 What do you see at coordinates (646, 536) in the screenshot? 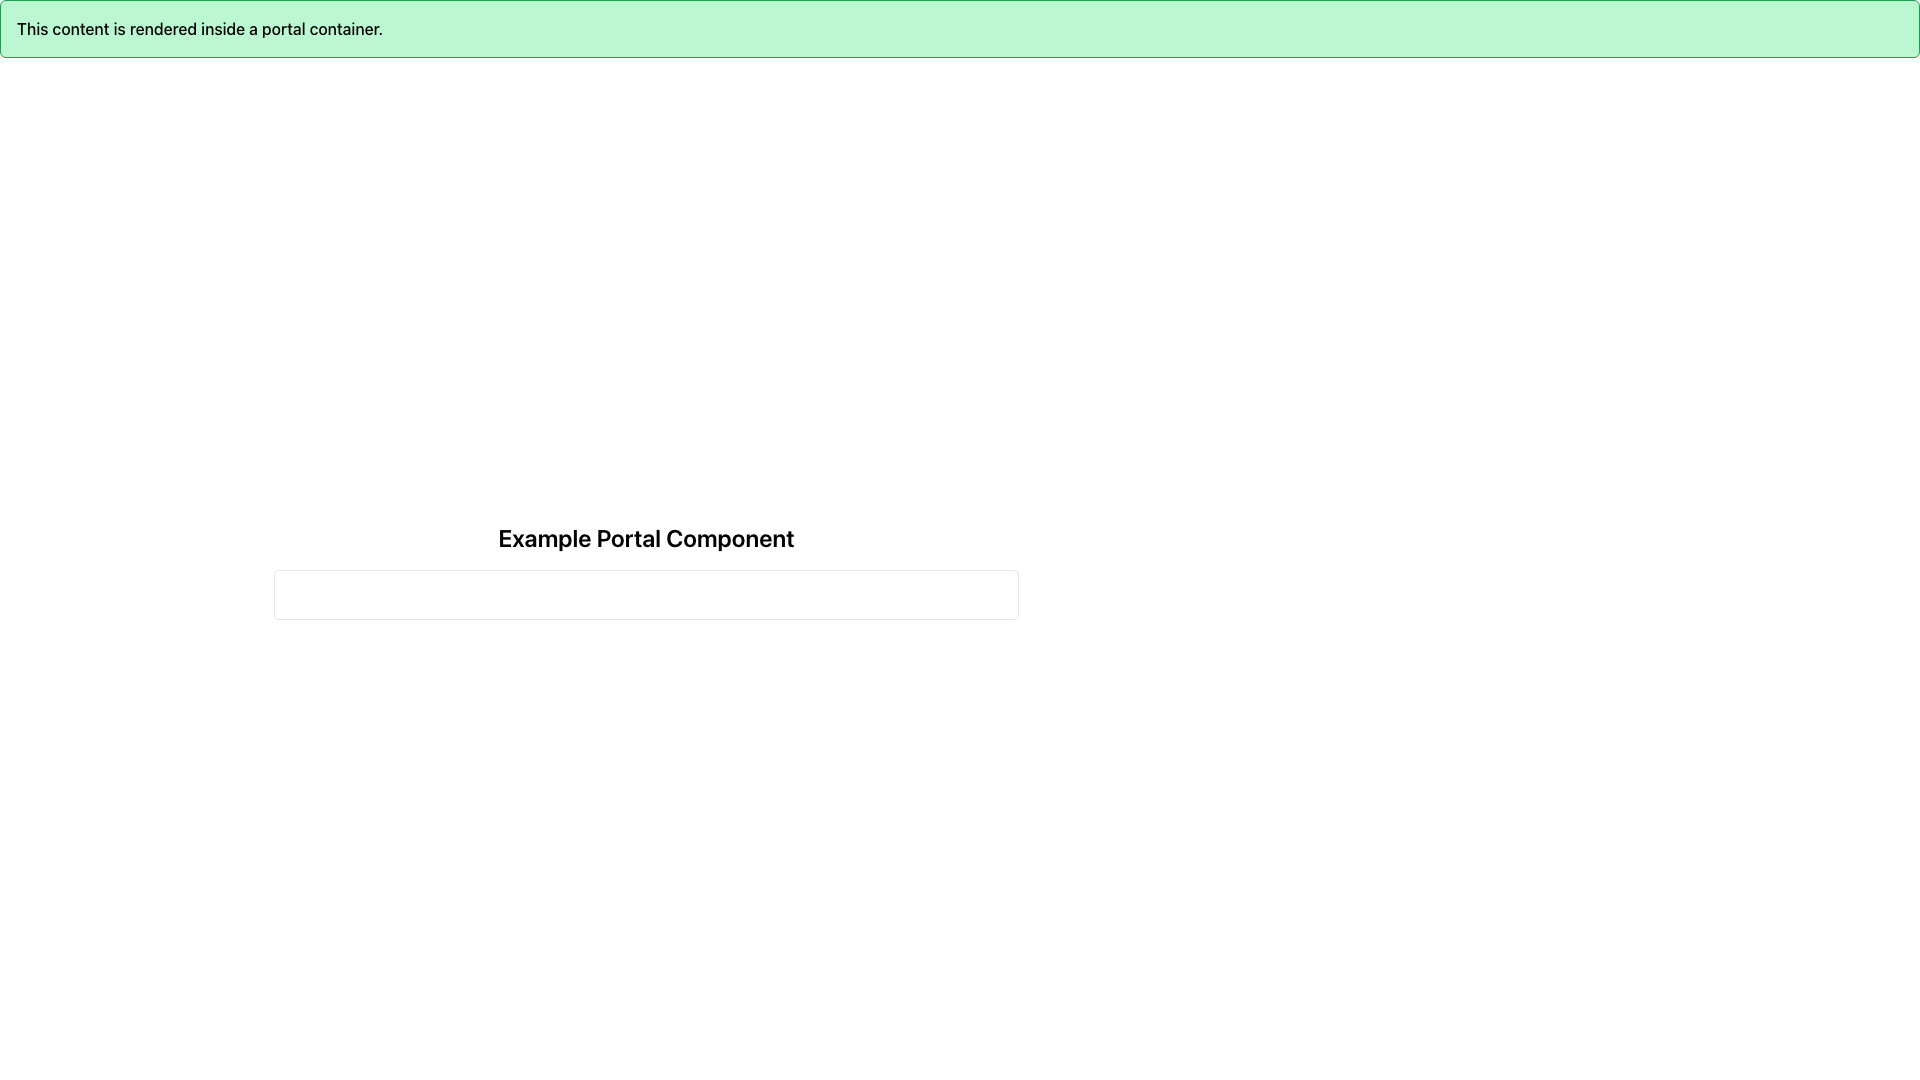
I see `the section labeled 'Example Portal Component'` at bounding box center [646, 536].